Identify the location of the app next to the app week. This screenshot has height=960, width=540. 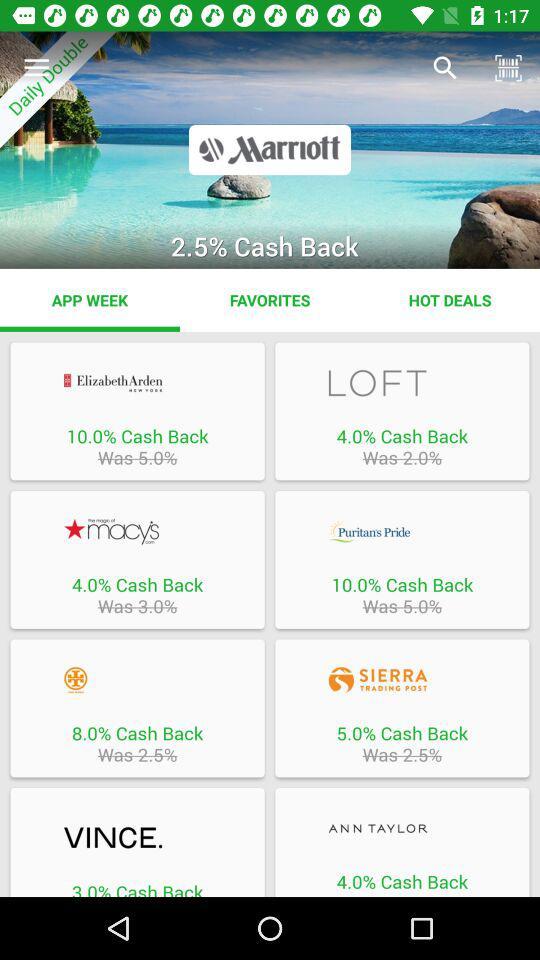
(270, 299).